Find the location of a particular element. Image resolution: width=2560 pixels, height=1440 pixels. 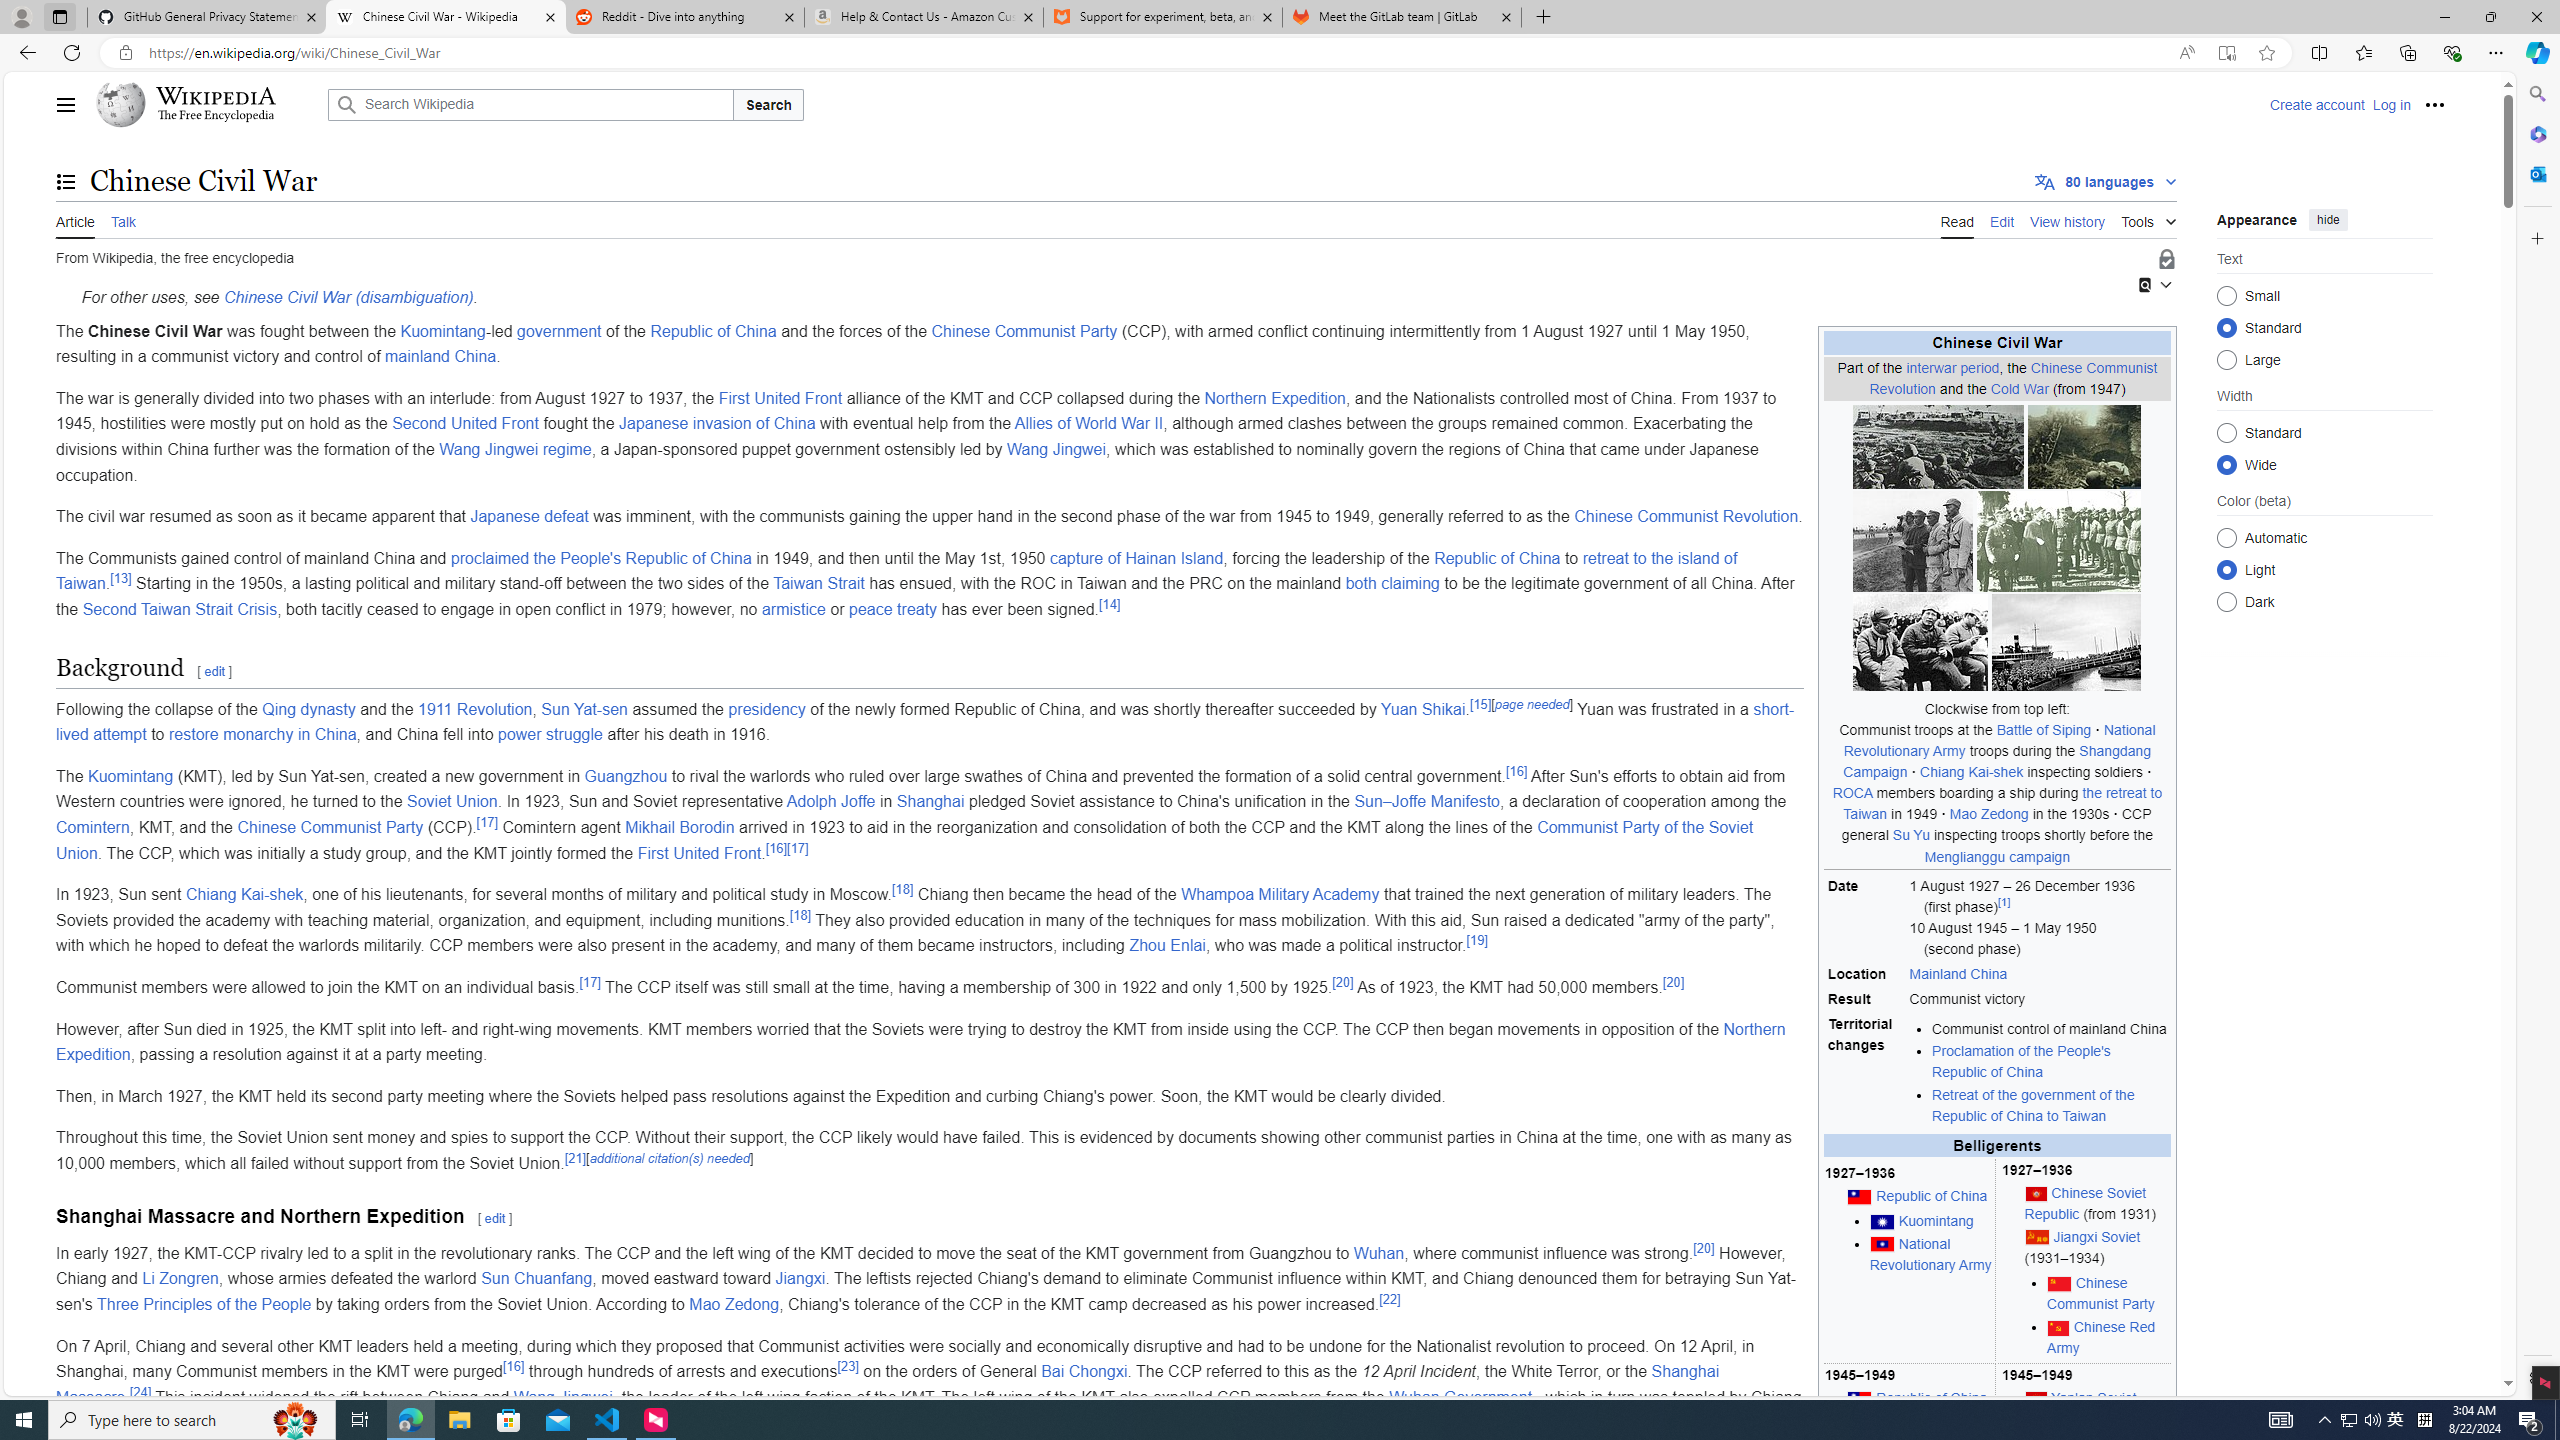

'Retreat of the government of the Republic of China to Taiwan' is located at coordinates (2033, 1104).